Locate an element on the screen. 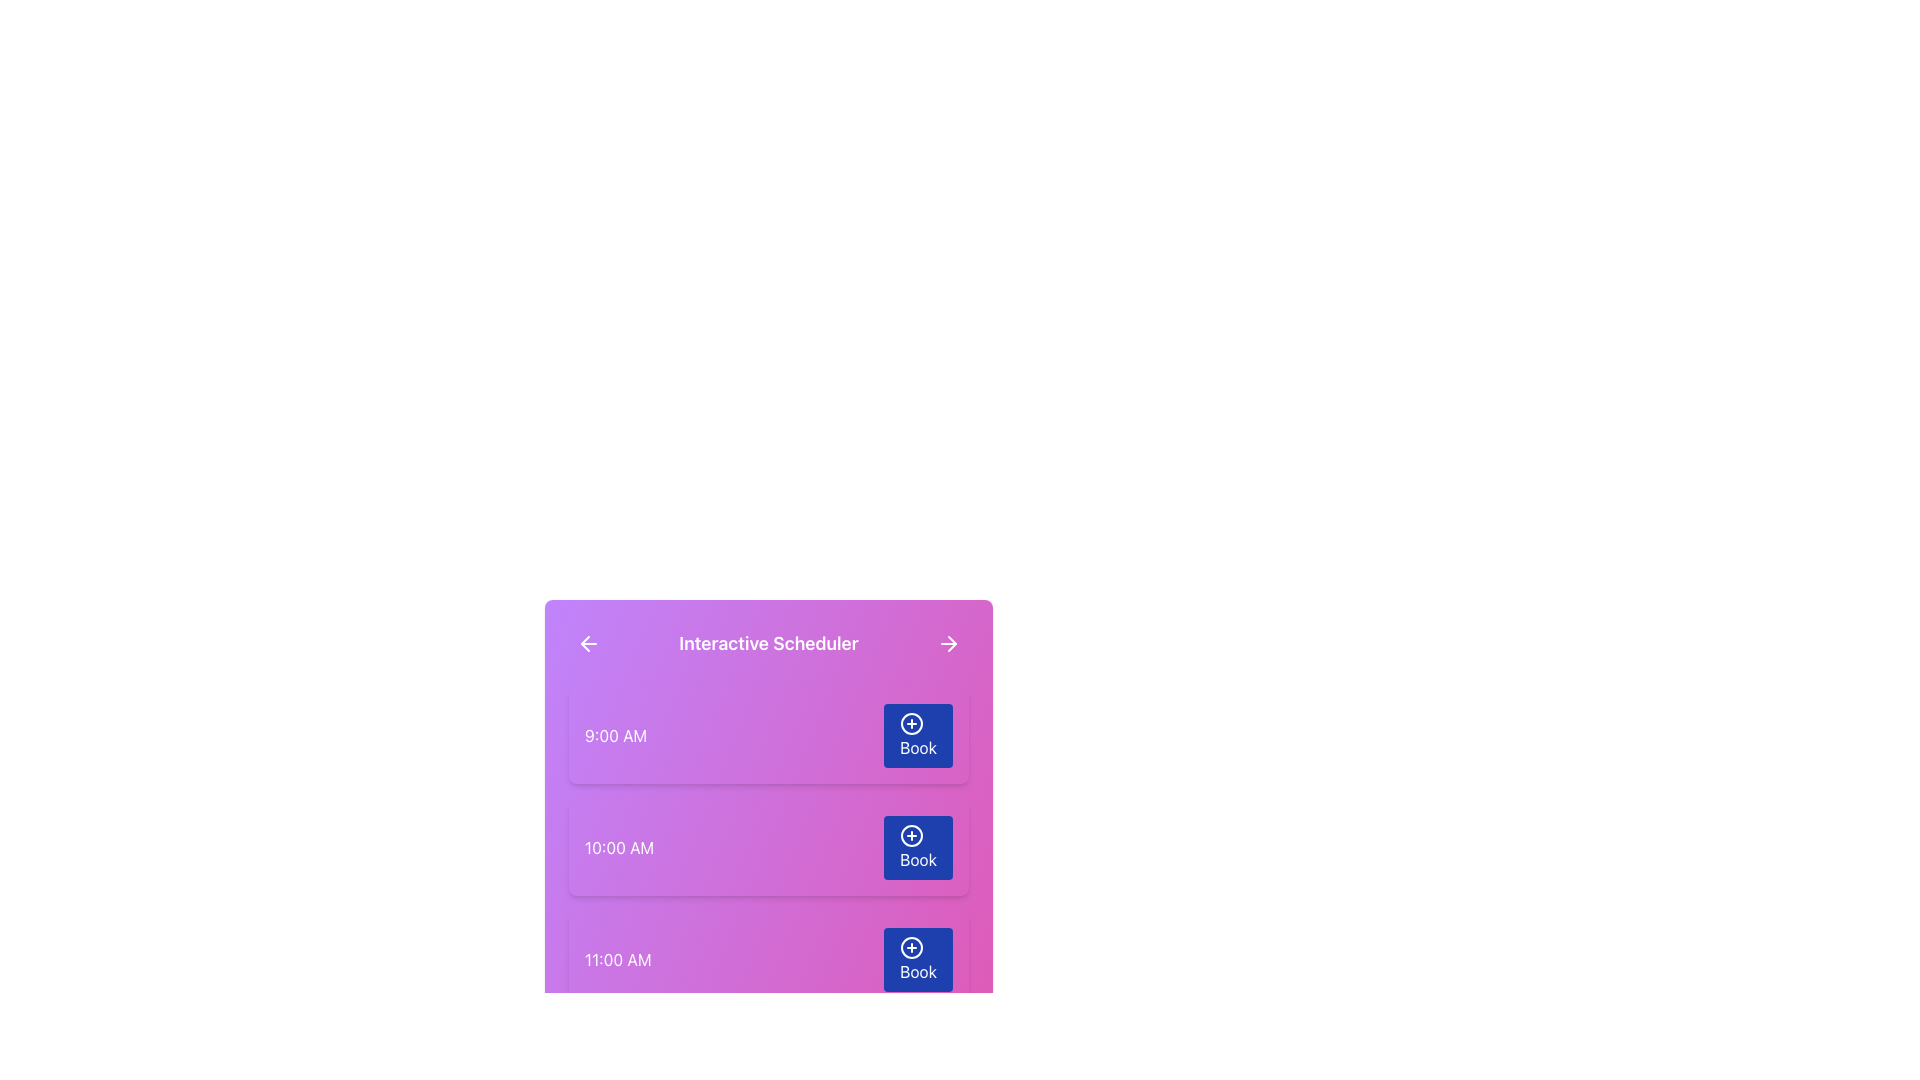 This screenshot has height=1080, width=1920. the text label displaying '10:00 AM' in white font on a gradient purple background, located in the second row of the scheduling interface, to the left of the blue 'Book' button is located at coordinates (618, 848).